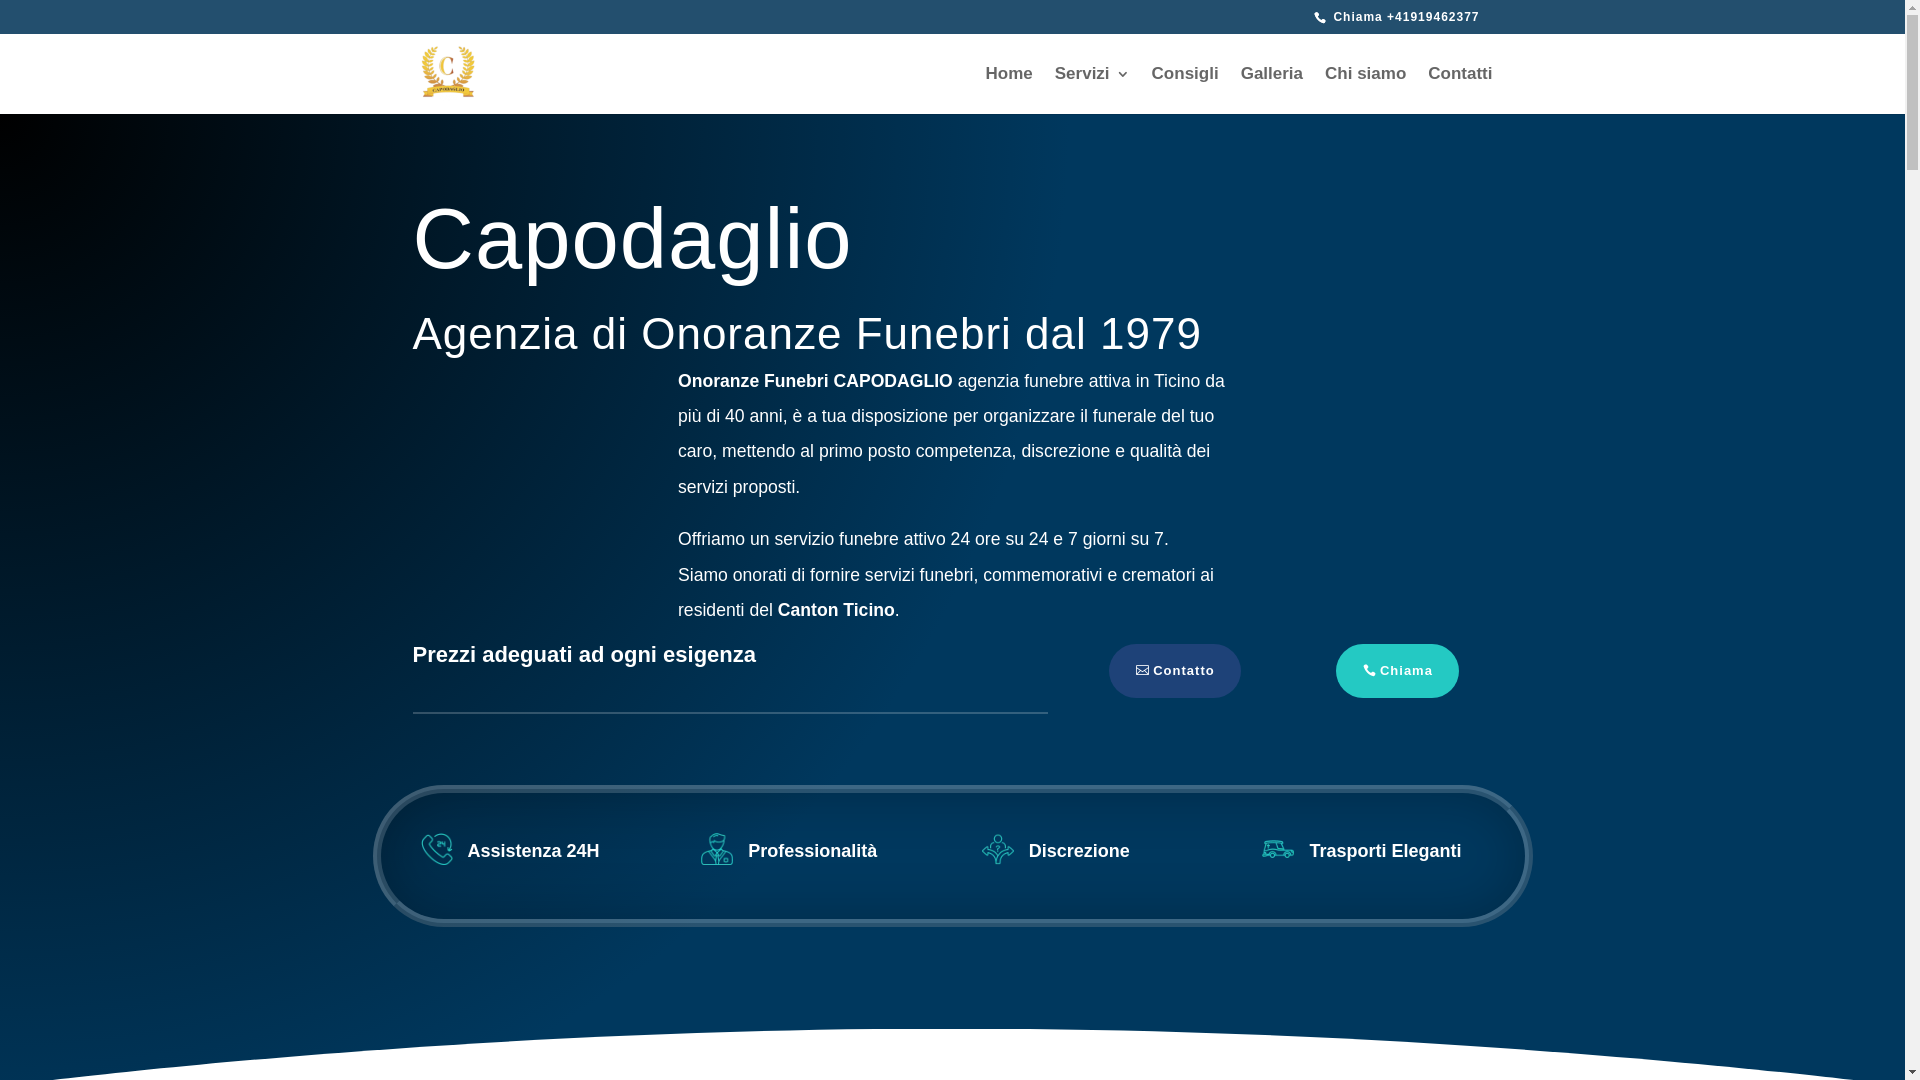  I want to click on 'Consigli', so click(1185, 90).